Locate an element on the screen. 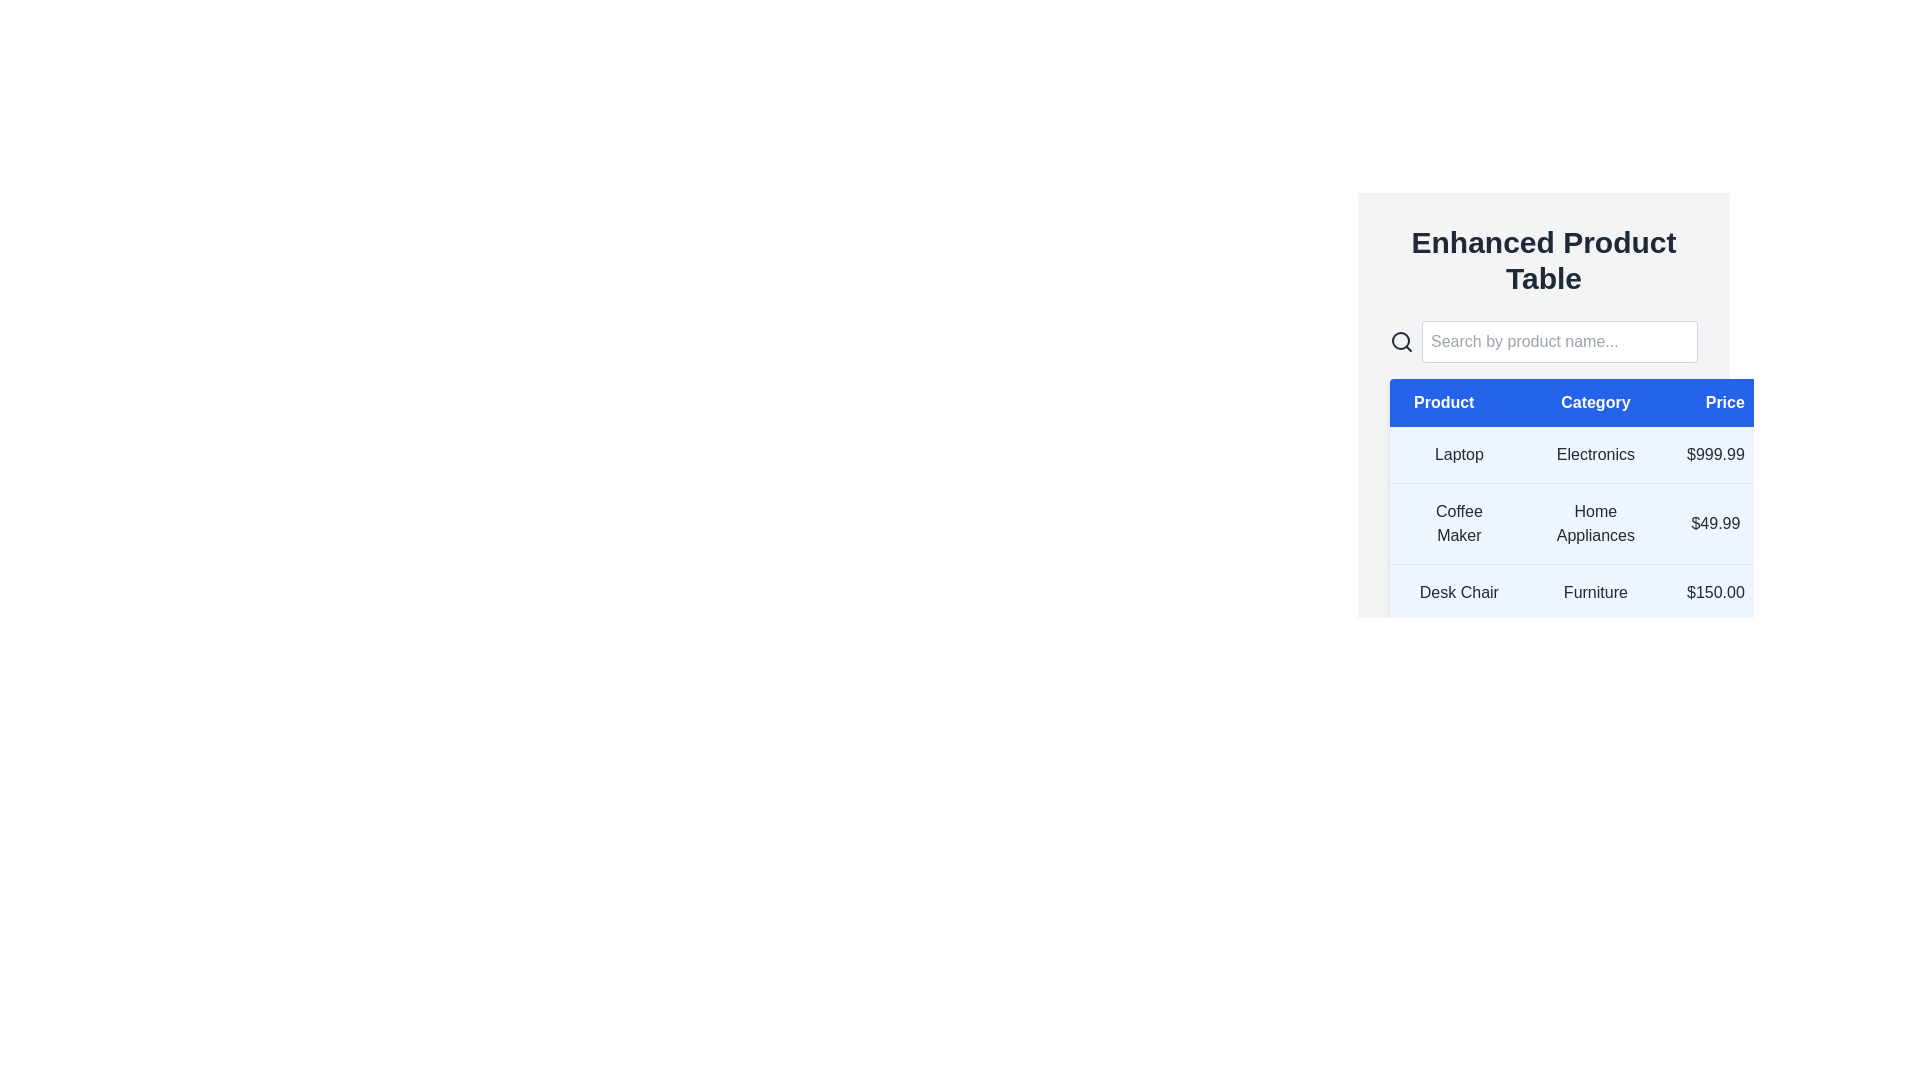 This screenshot has width=1920, height=1080. the first row in the table displaying 'Laptop', 'Electronics', and '$999.99' is located at coordinates (1578, 455).